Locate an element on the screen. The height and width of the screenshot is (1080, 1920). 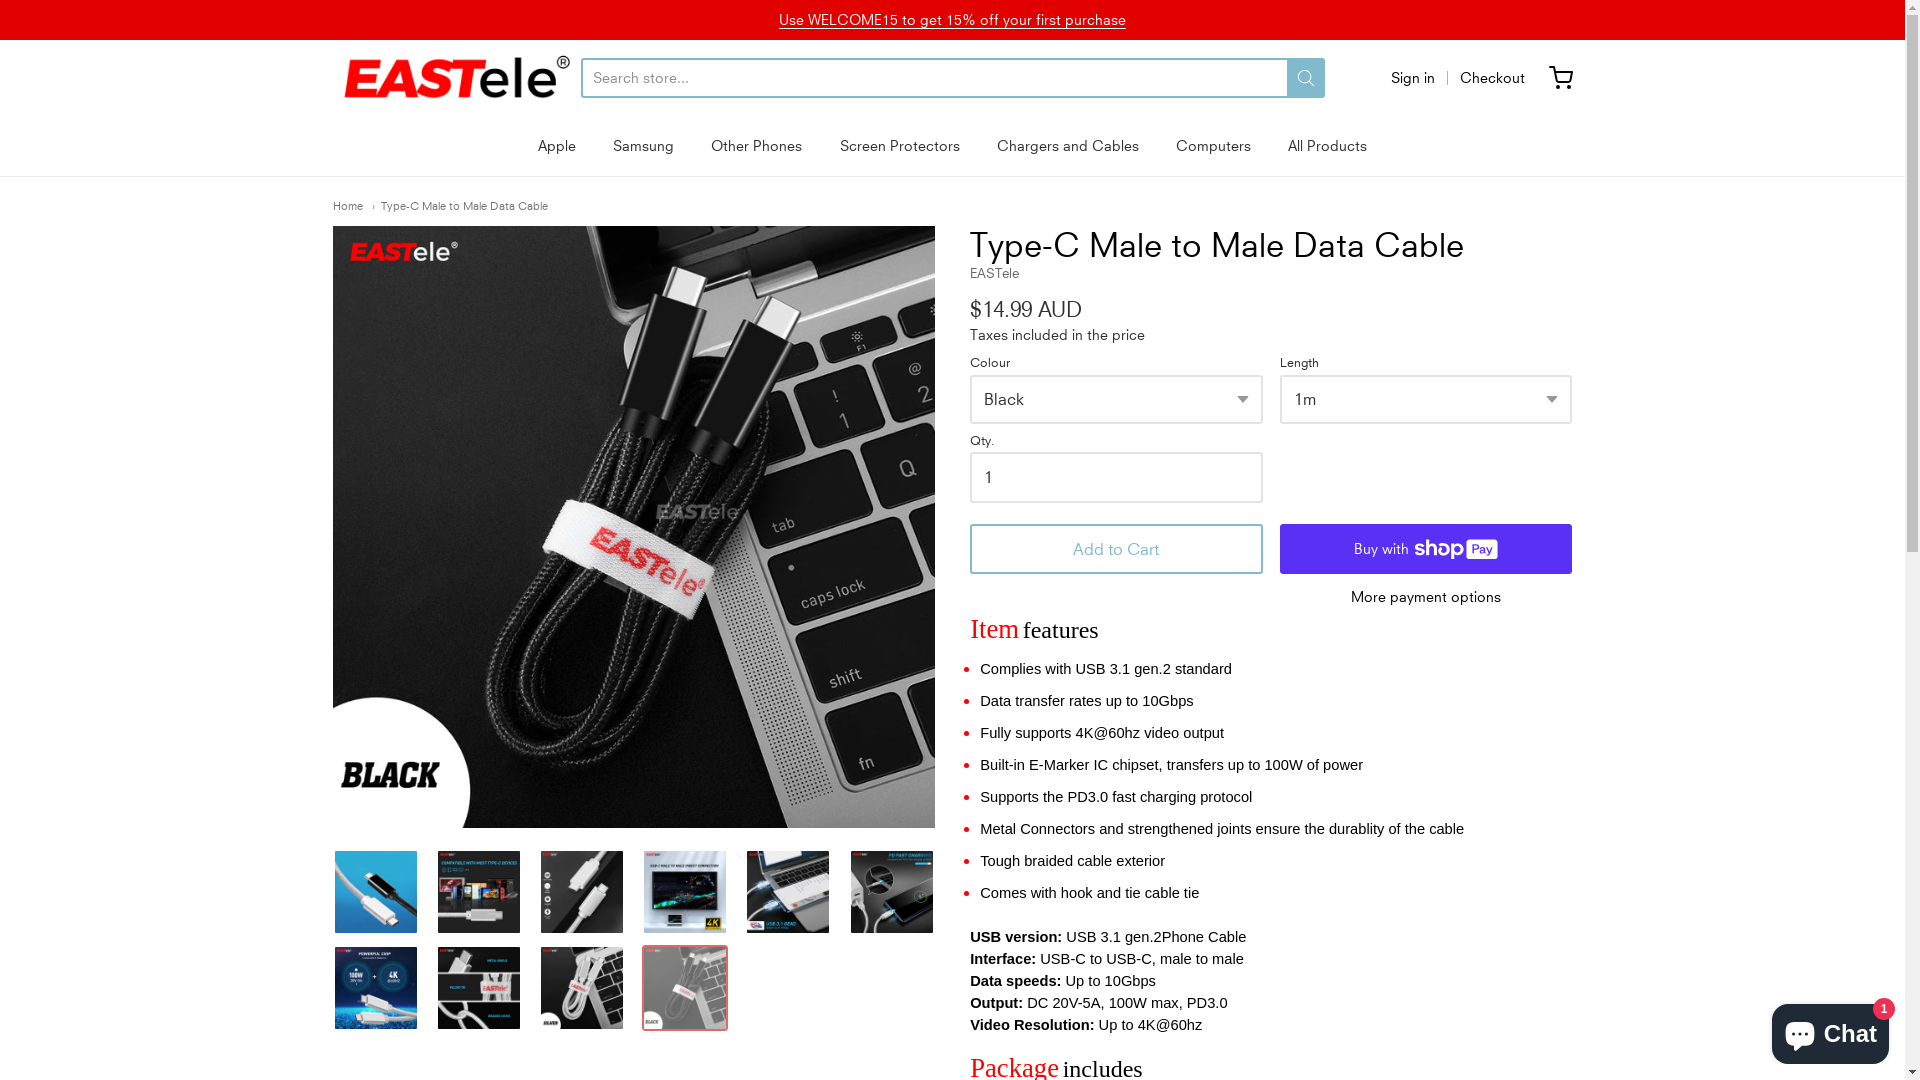
'Type-C Male to Male Data Cable' is located at coordinates (685, 986).